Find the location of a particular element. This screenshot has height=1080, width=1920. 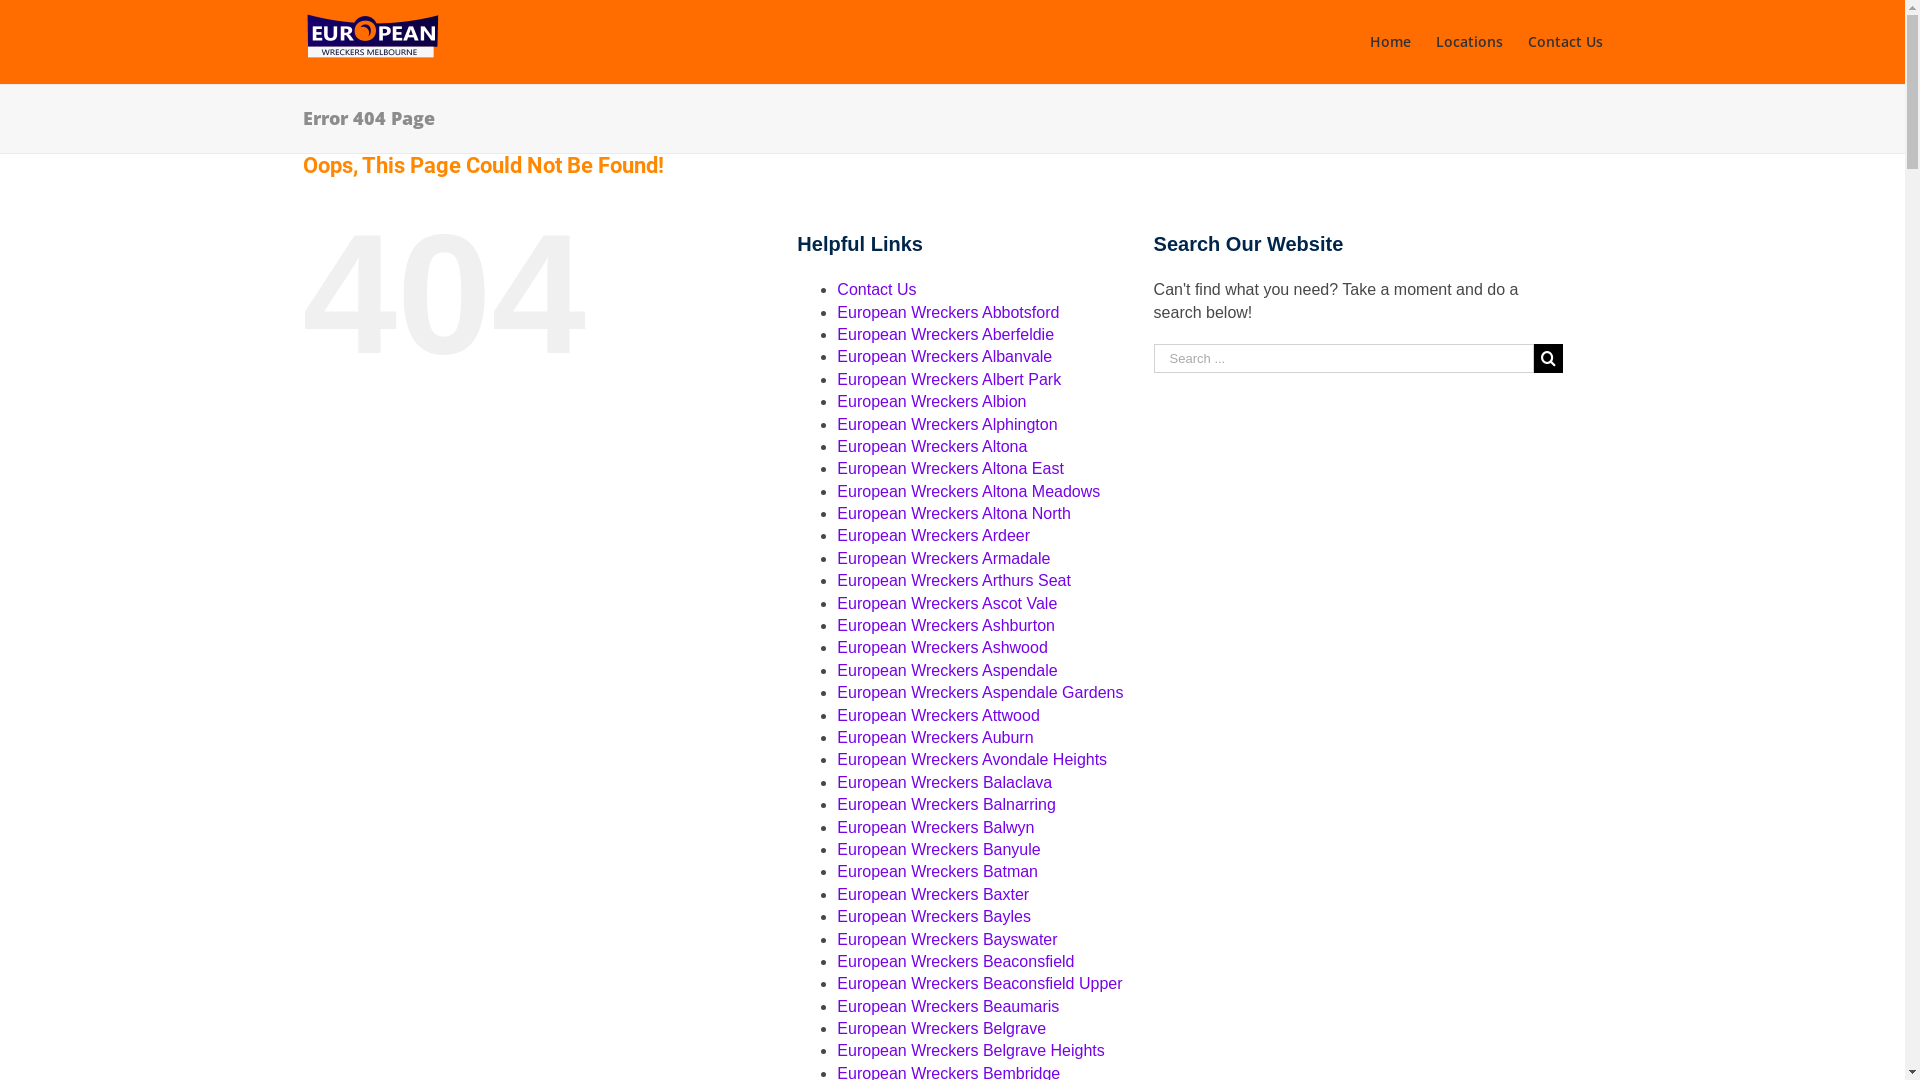

'Contact Us' is located at coordinates (836, 289).